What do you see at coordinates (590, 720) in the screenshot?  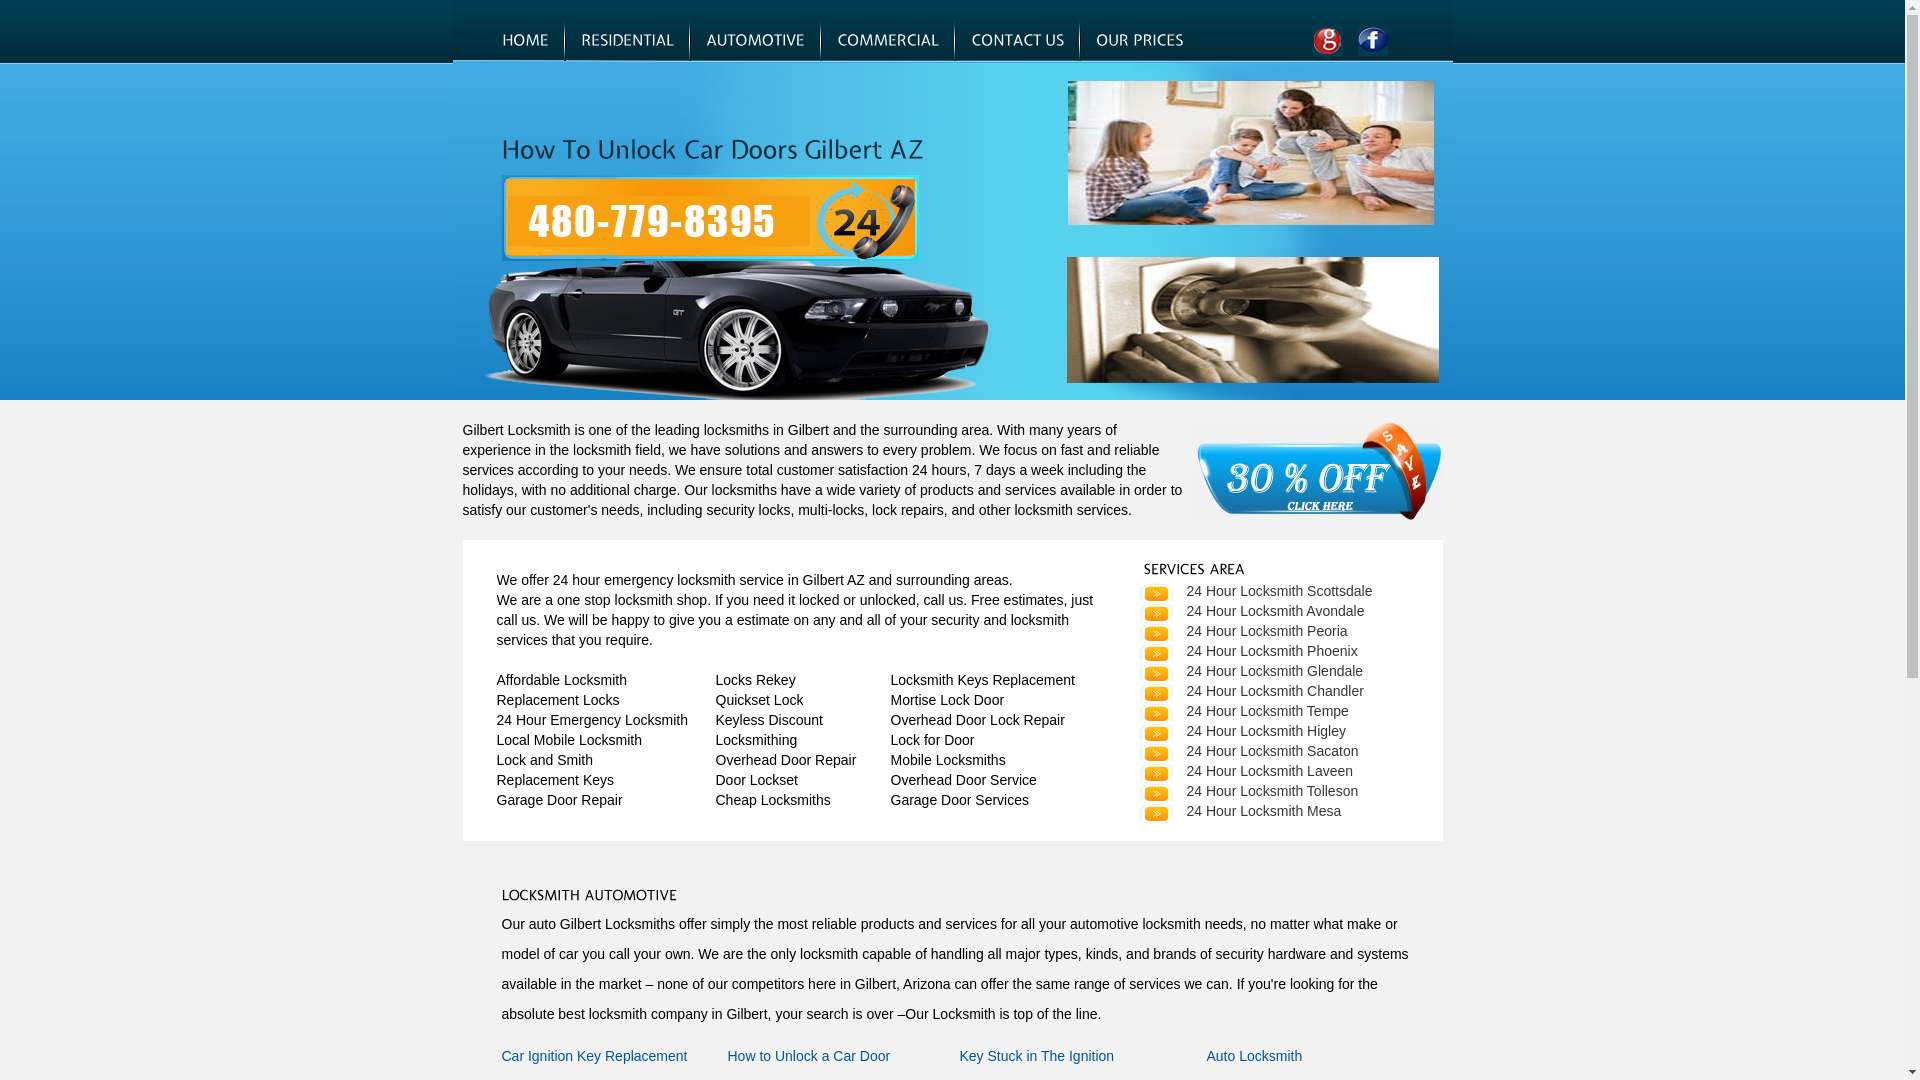 I see `'24 Hour Emergency Locksmith'` at bounding box center [590, 720].